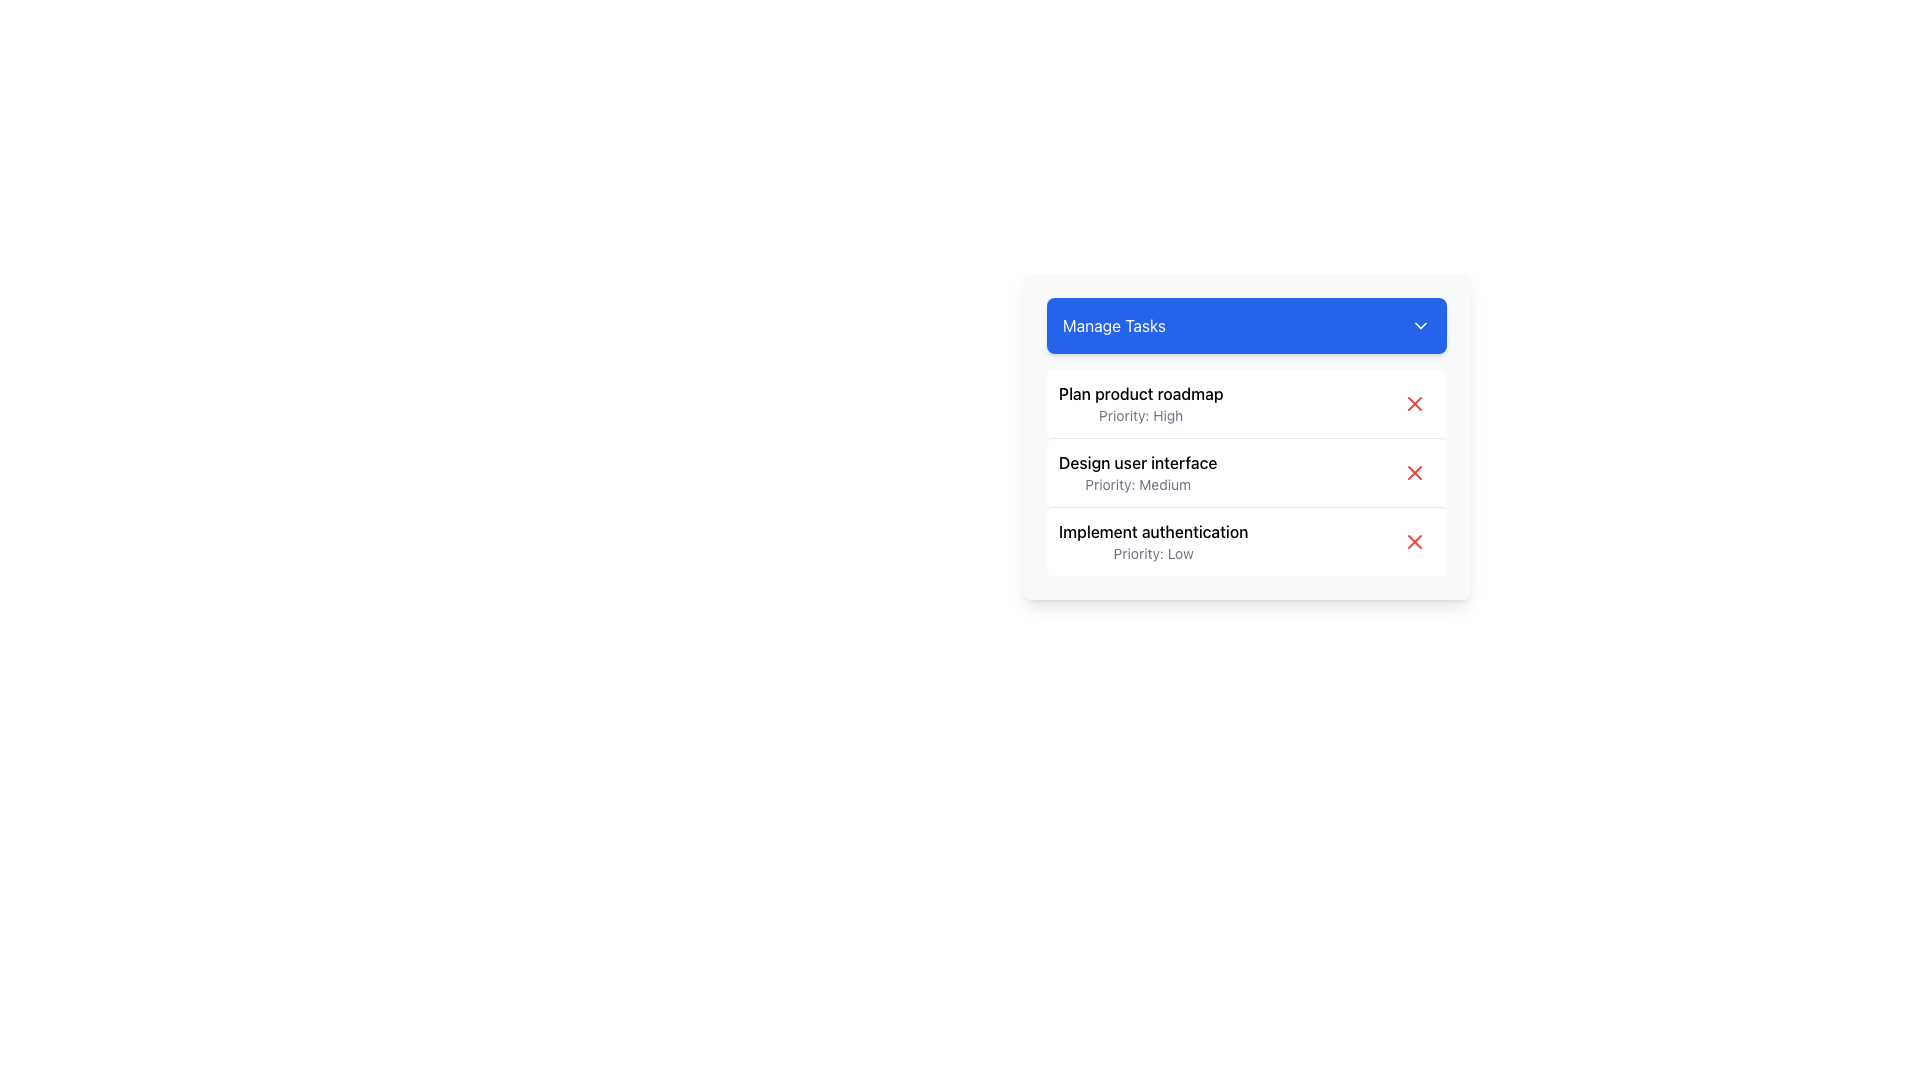 The image size is (1920, 1080). What do you see at coordinates (1246, 325) in the screenshot?
I see `the dropdown button at the top of the task management list for keyboard navigation` at bounding box center [1246, 325].